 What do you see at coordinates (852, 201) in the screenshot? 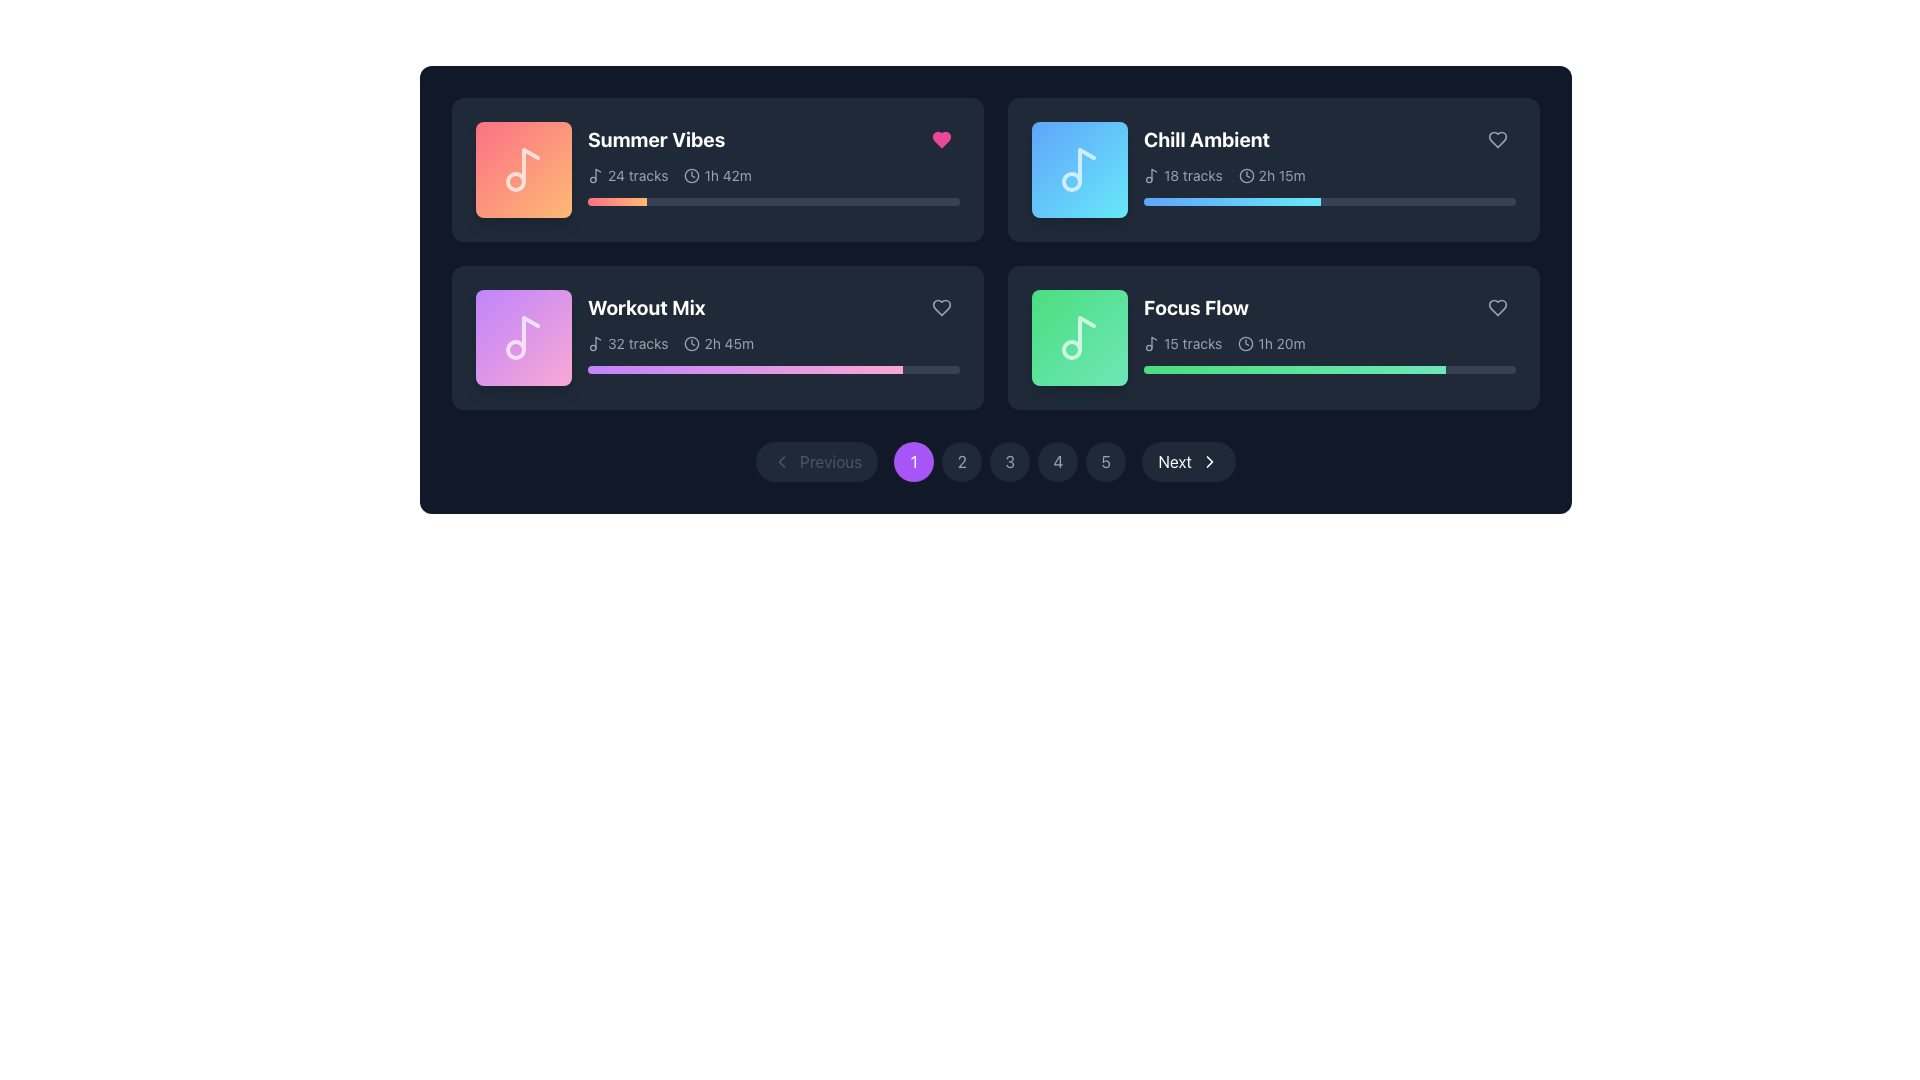
I see `the progress` at bounding box center [852, 201].